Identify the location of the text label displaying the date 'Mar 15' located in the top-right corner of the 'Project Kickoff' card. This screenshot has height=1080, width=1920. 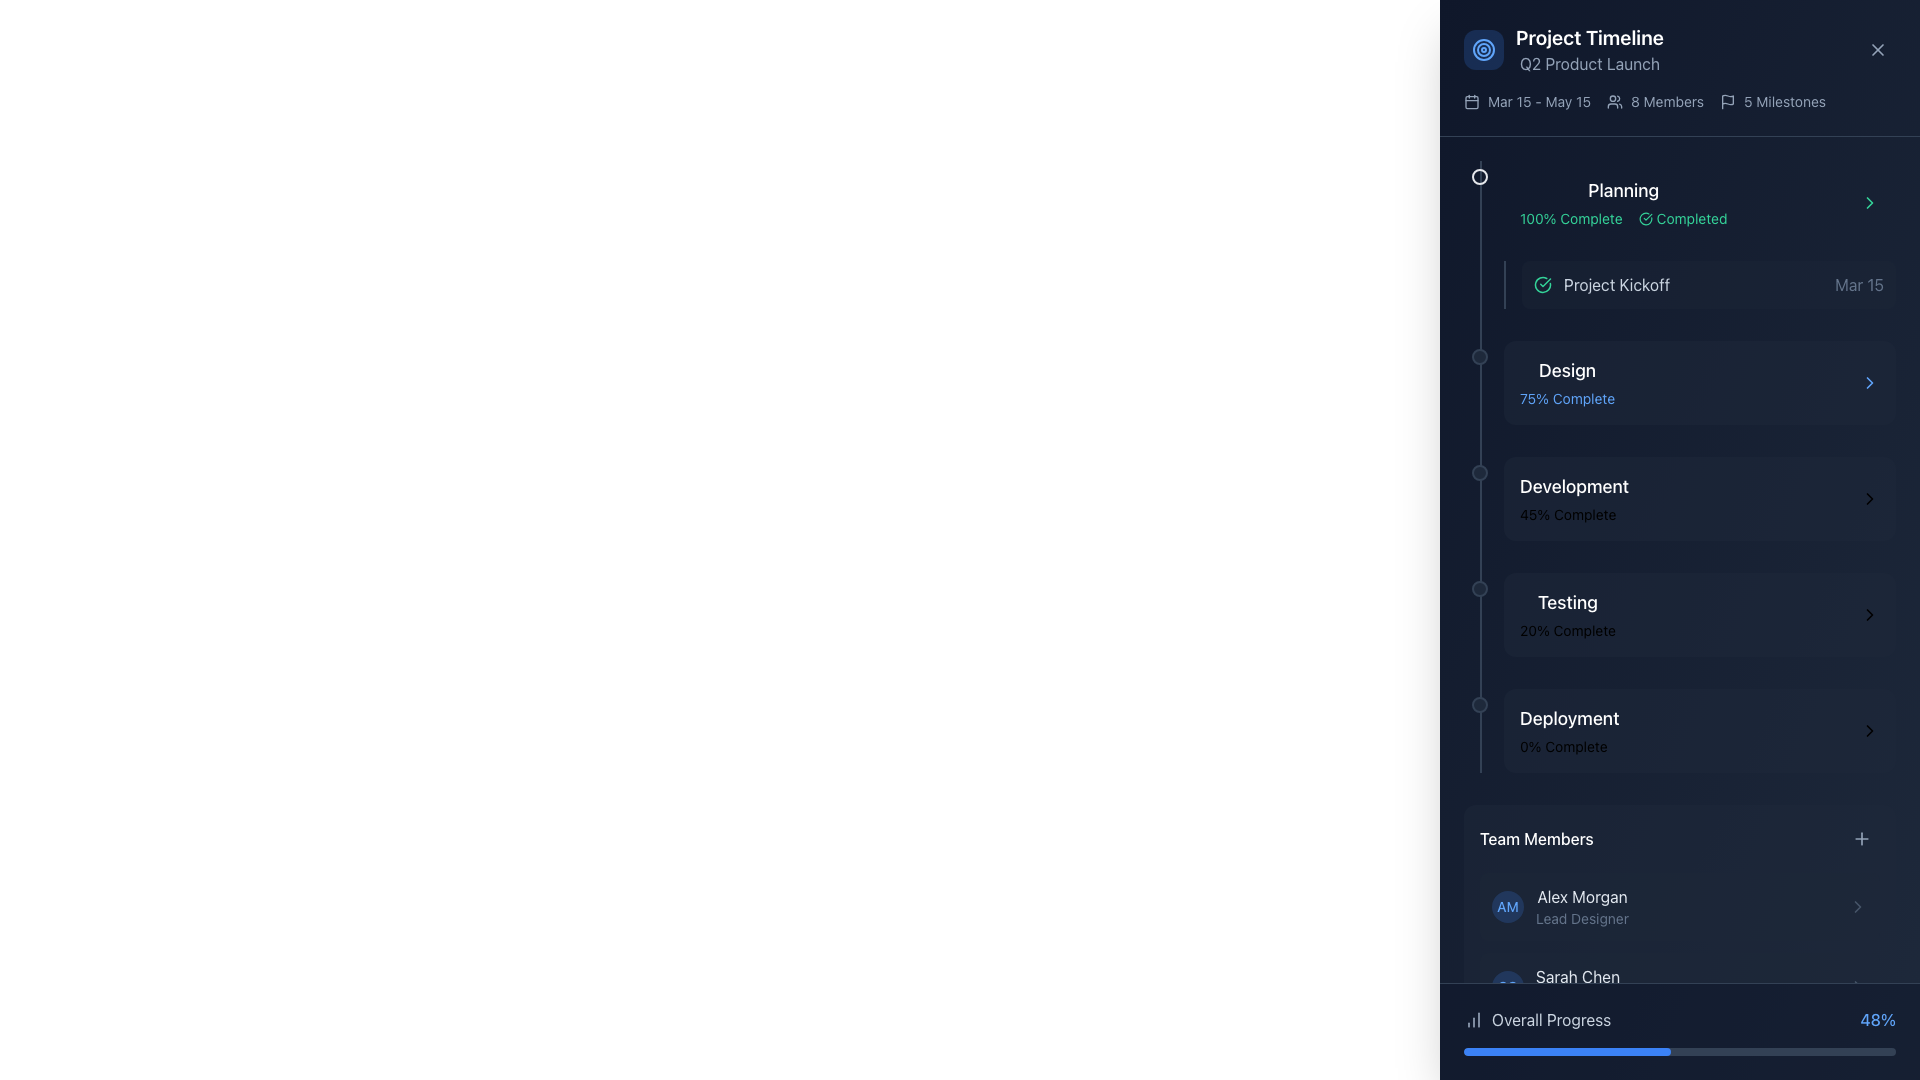
(1858, 285).